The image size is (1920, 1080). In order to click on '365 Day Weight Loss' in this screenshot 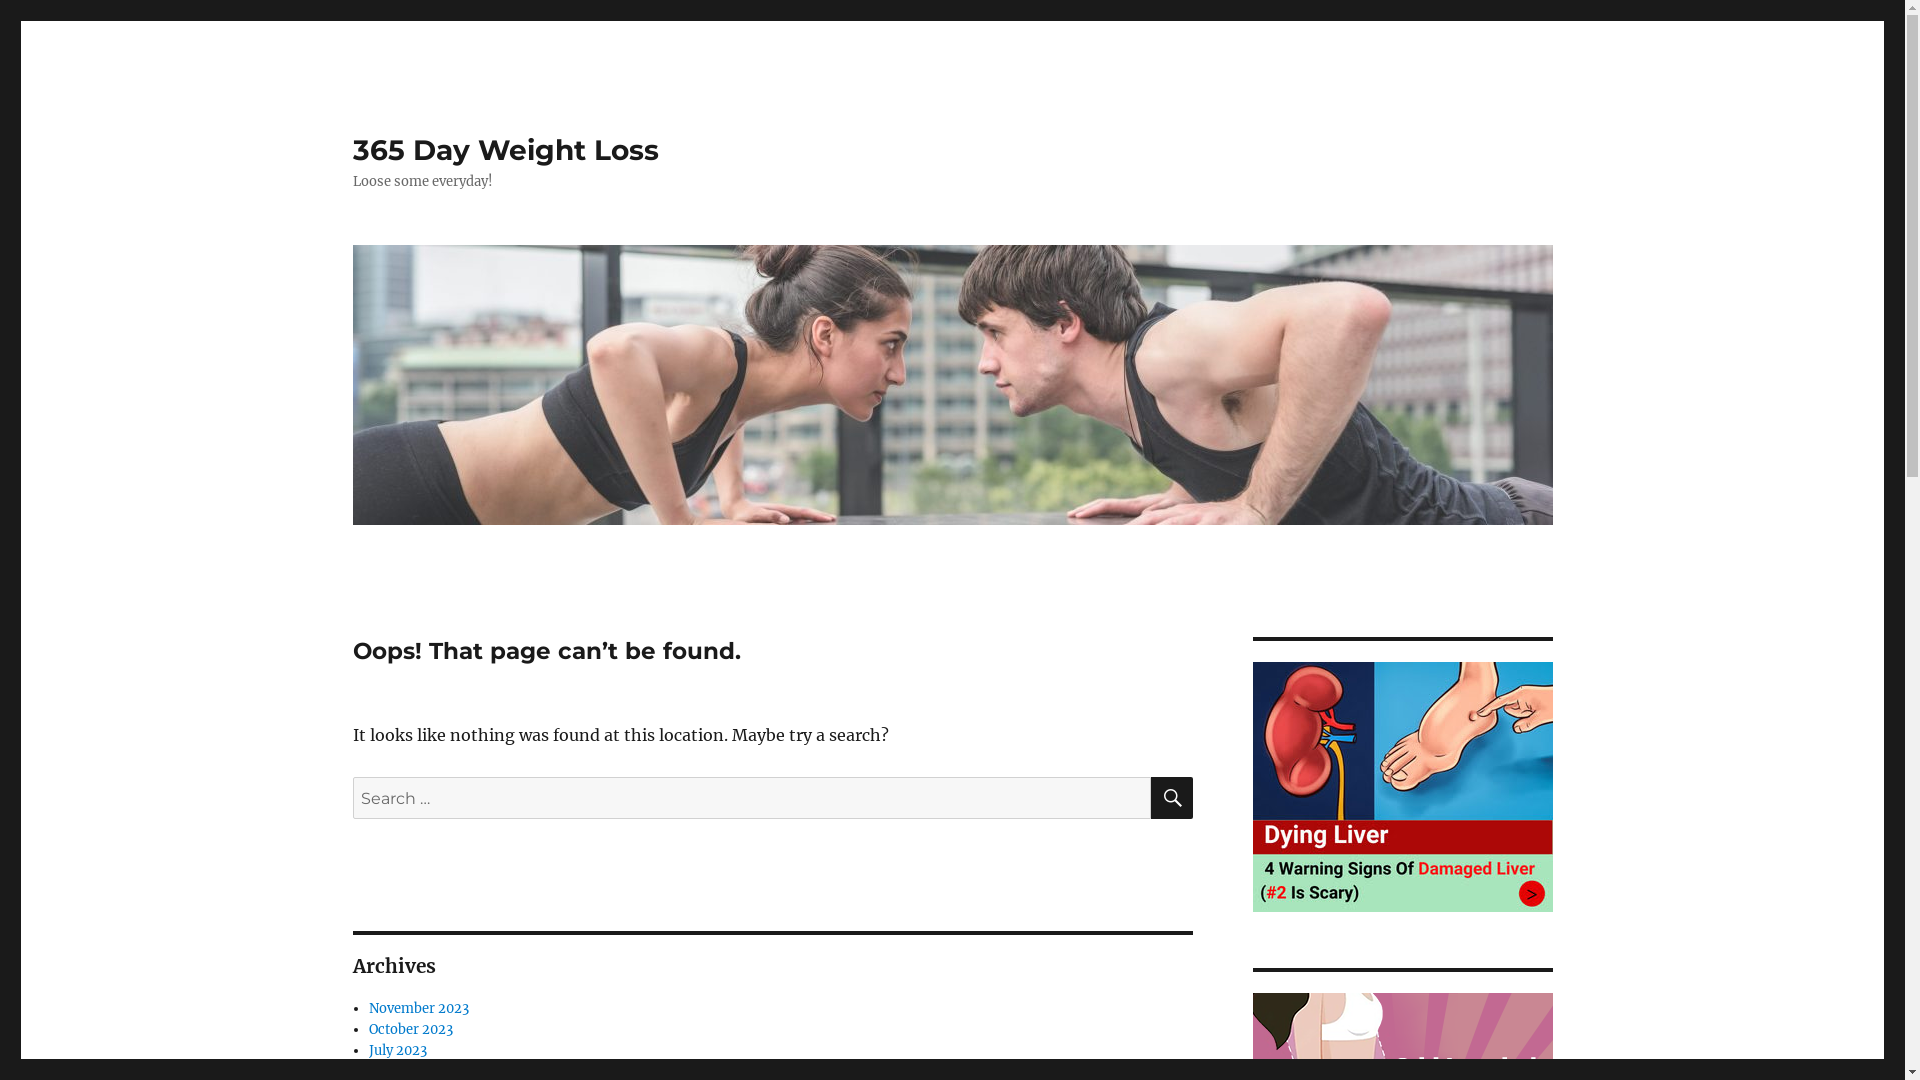, I will do `click(504, 149)`.